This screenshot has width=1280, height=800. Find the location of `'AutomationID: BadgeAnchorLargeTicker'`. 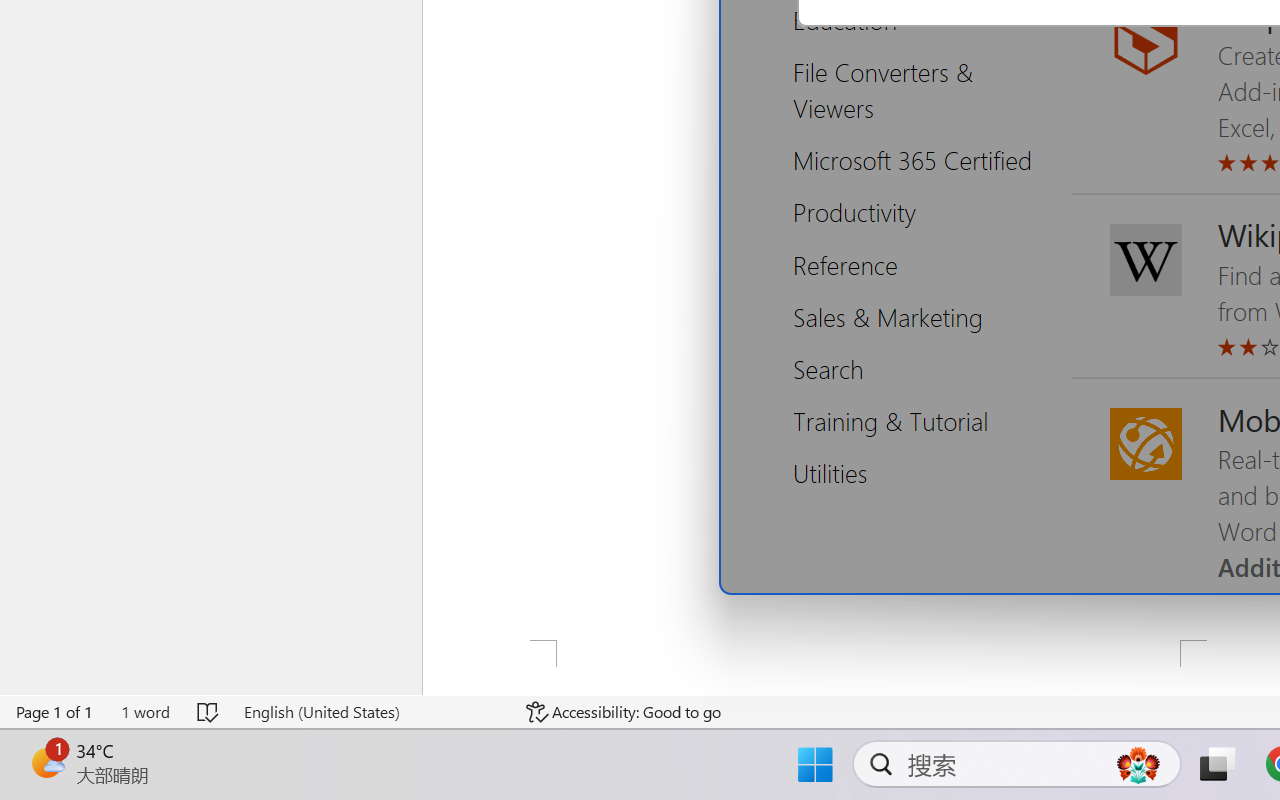

'AutomationID: BadgeAnchorLargeTicker' is located at coordinates (46, 762).